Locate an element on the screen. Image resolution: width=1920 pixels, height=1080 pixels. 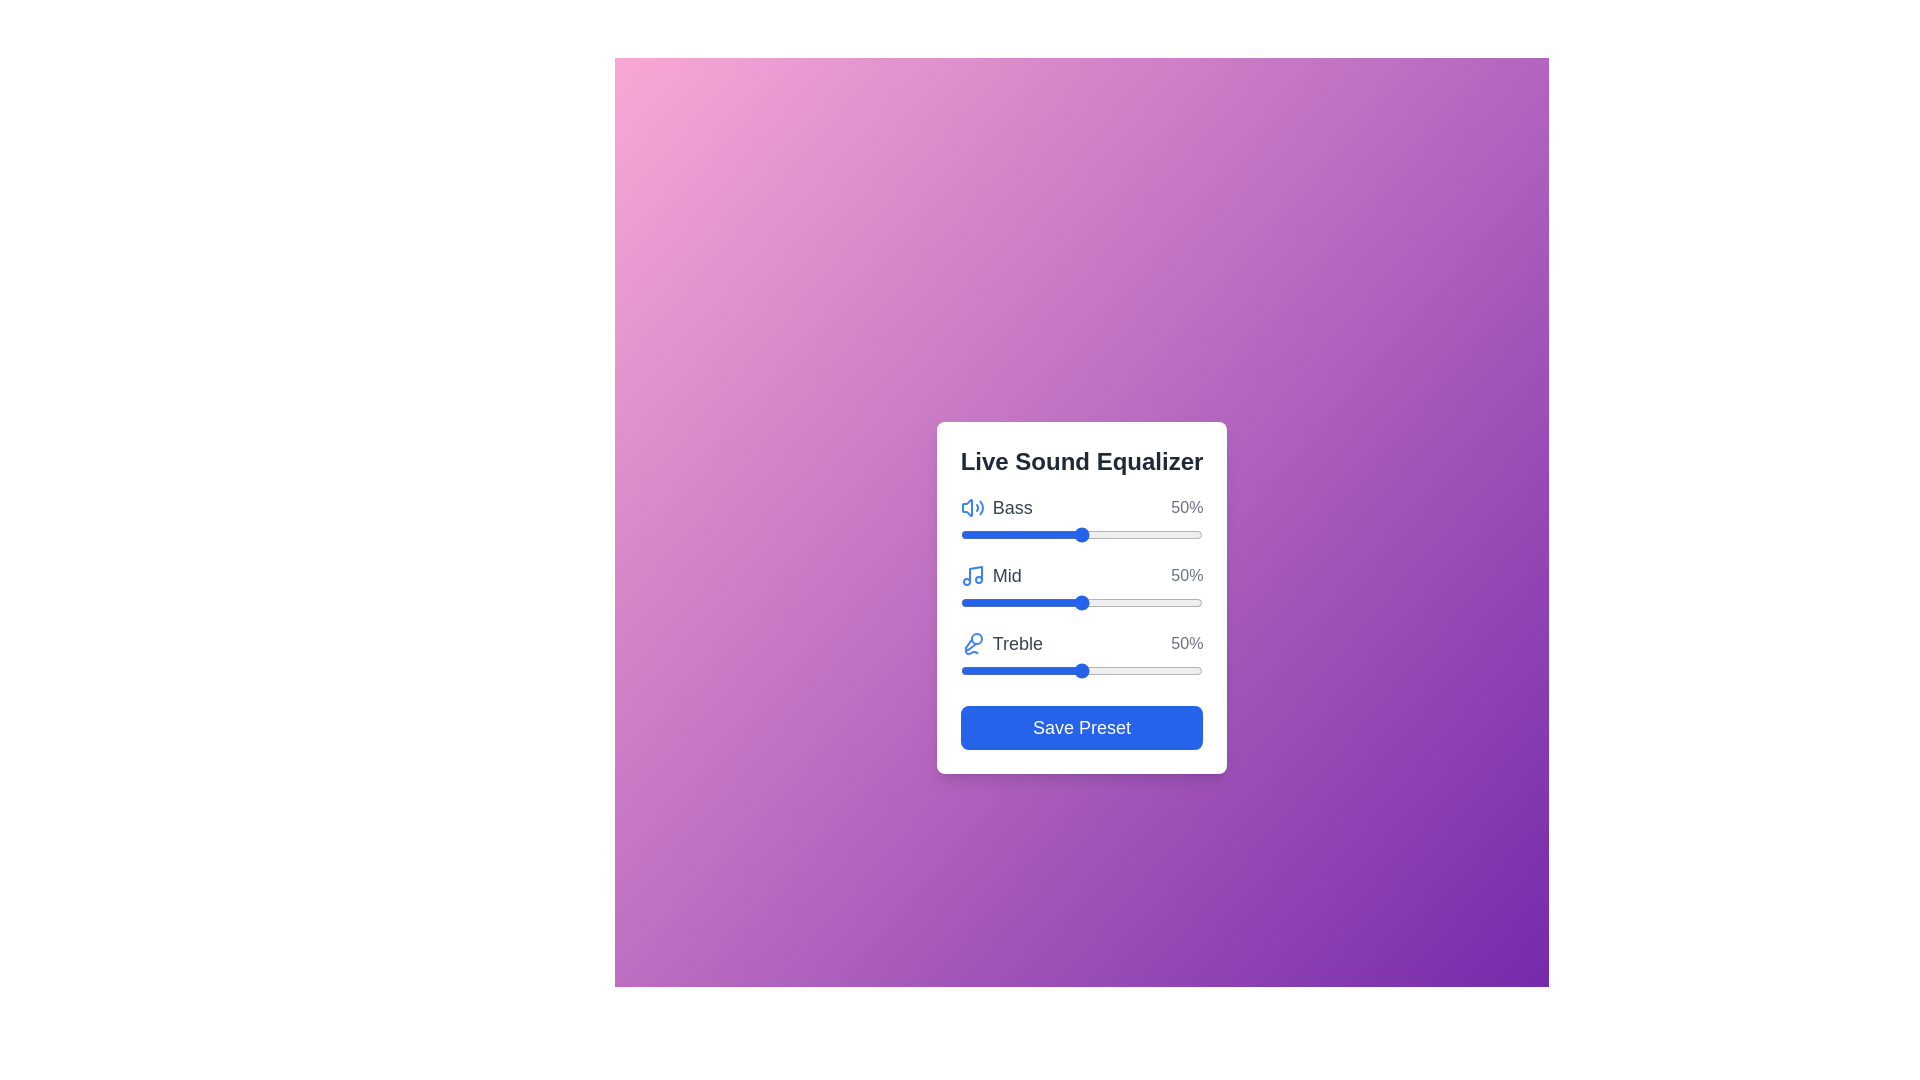
the 'Mid' slider to 97% is located at coordinates (1196, 601).